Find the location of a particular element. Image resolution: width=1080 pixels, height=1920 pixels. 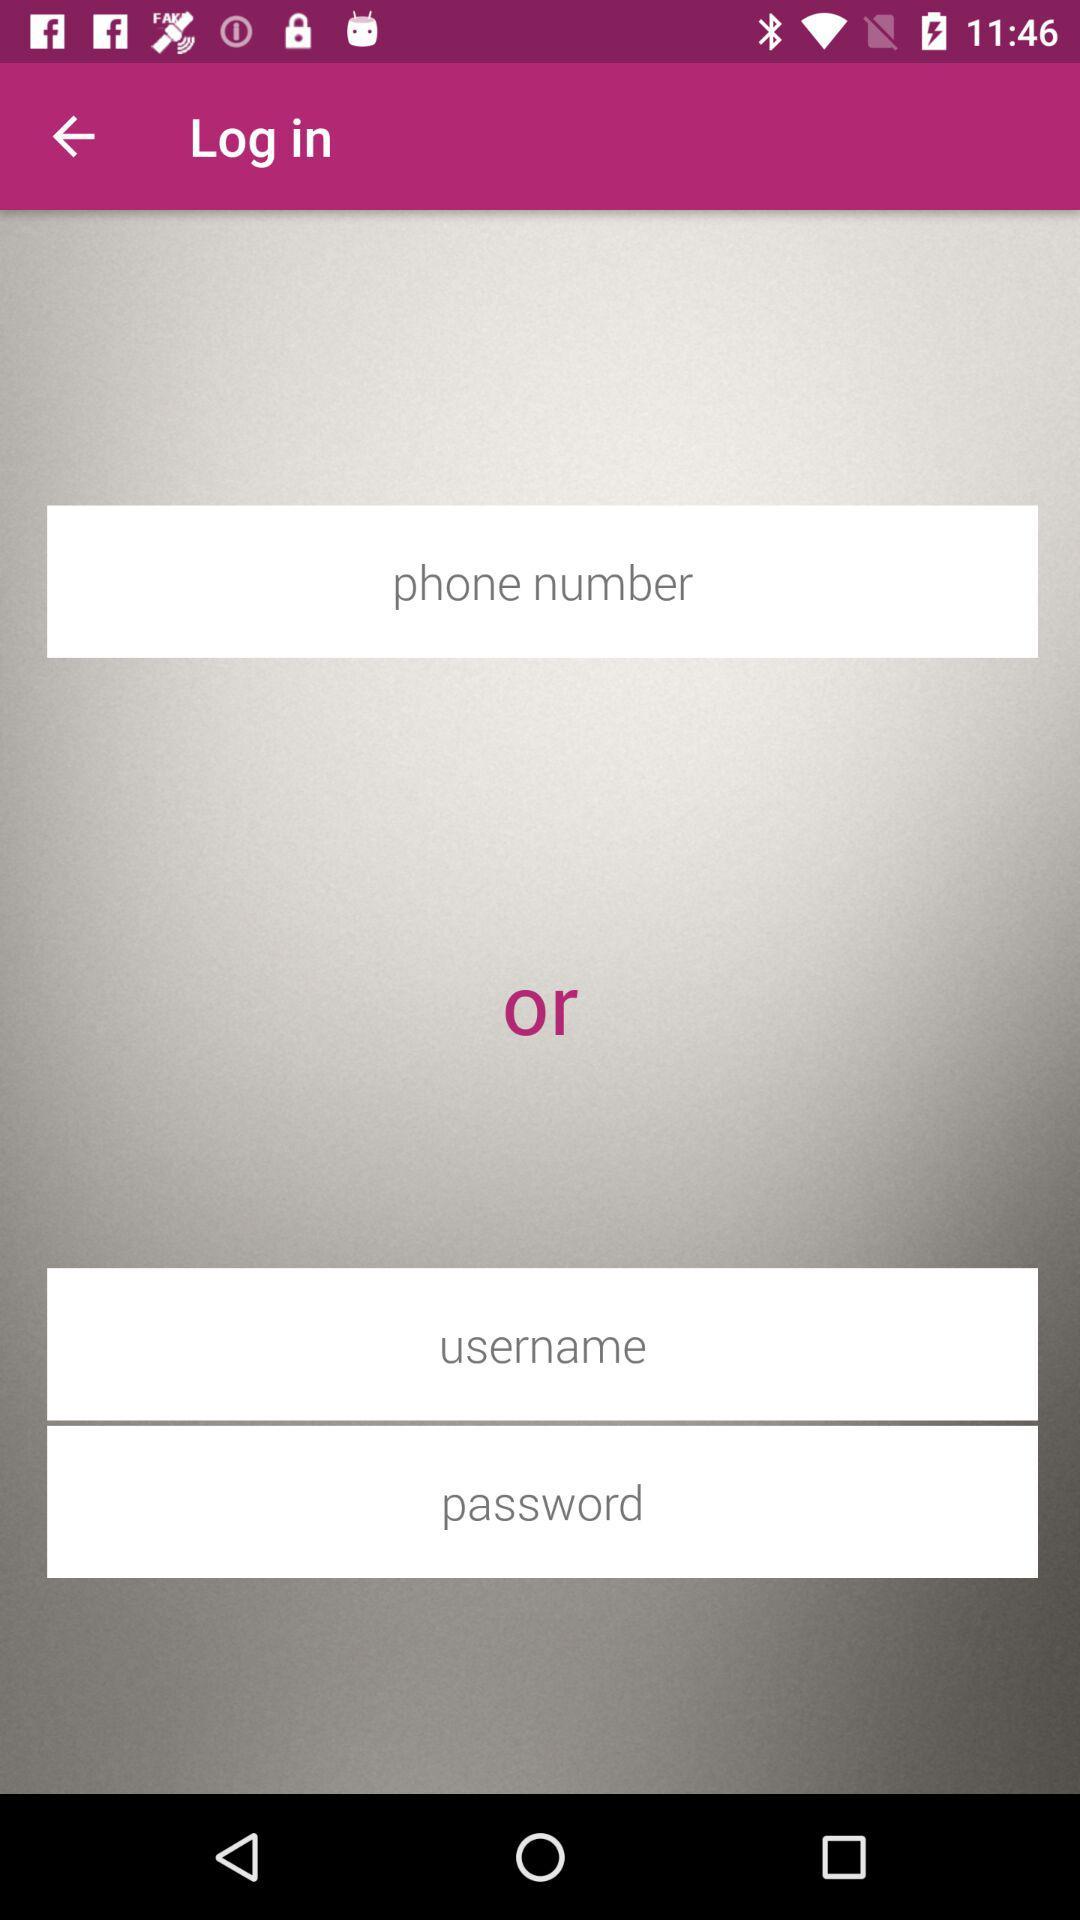

text area for username is located at coordinates (542, 1344).